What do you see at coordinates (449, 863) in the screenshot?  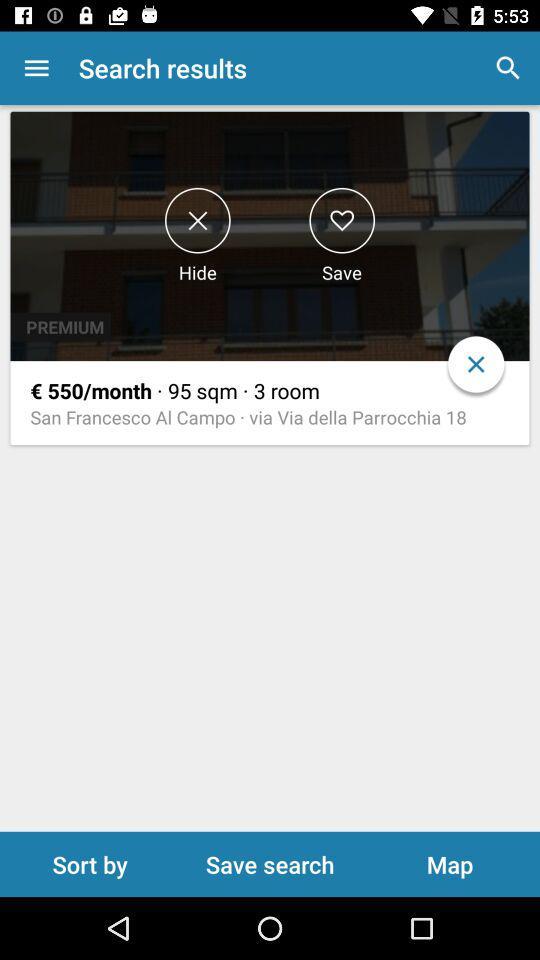 I see `the map icon` at bounding box center [449, 863].